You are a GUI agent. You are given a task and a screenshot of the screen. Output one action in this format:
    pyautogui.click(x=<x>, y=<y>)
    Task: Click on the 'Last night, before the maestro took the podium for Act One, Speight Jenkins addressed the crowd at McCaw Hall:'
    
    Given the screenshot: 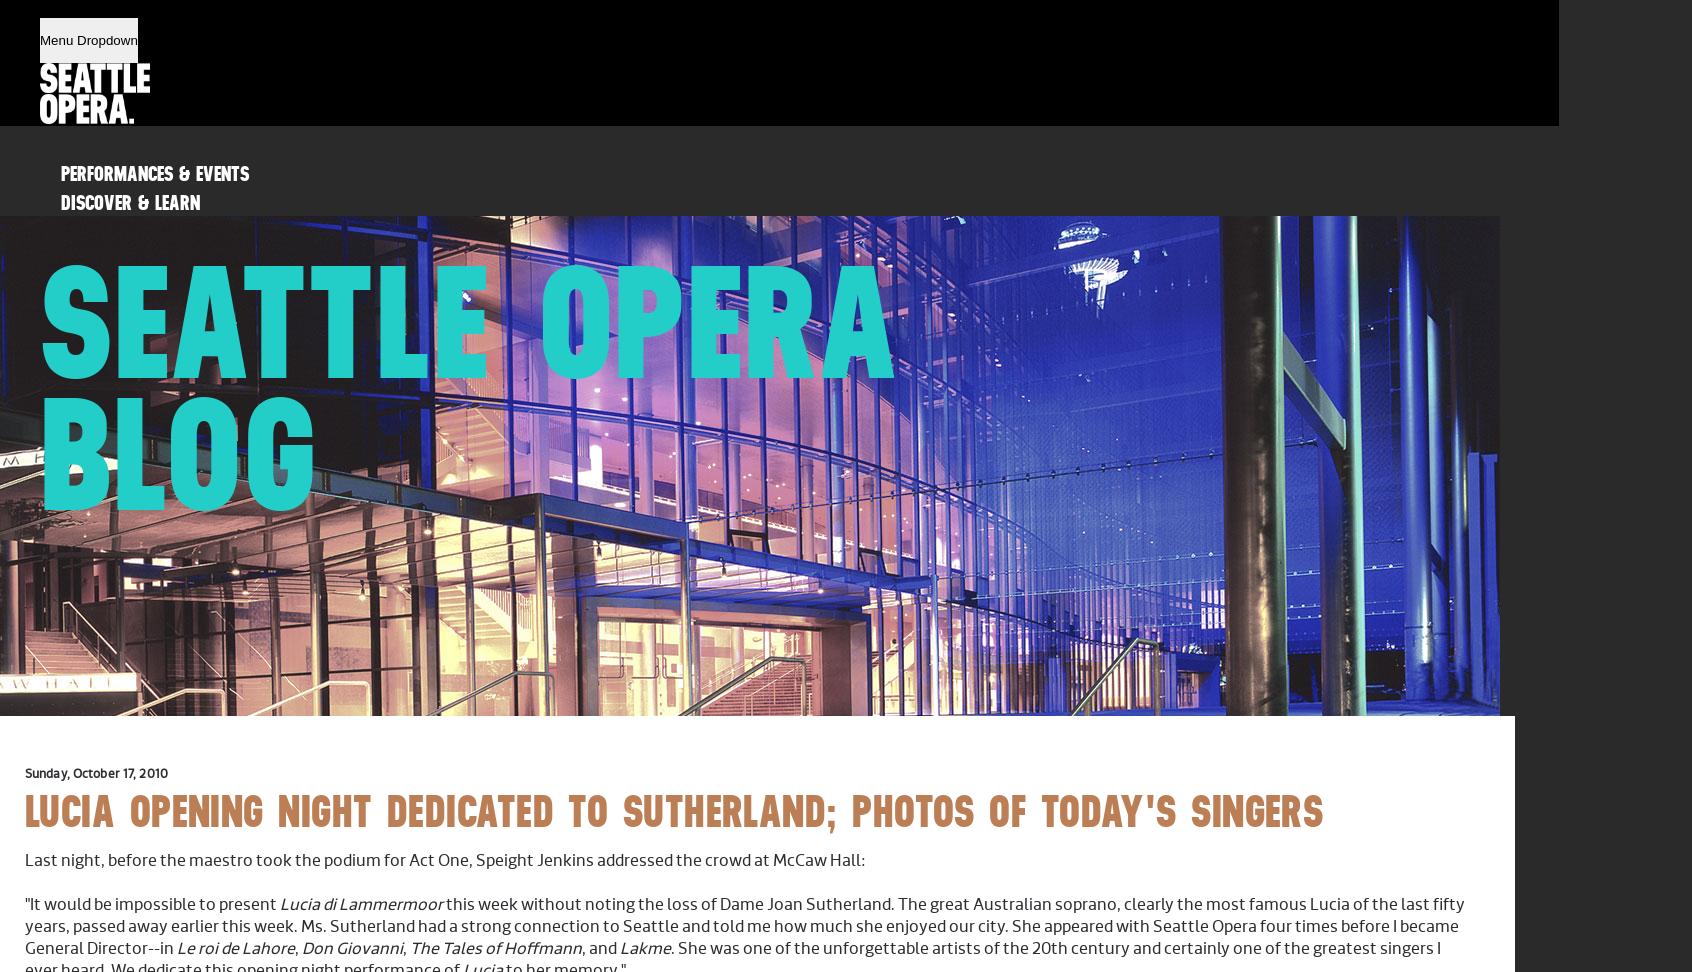 What is the action you would take?
    pyautogui.click(x=24, y=860)
    